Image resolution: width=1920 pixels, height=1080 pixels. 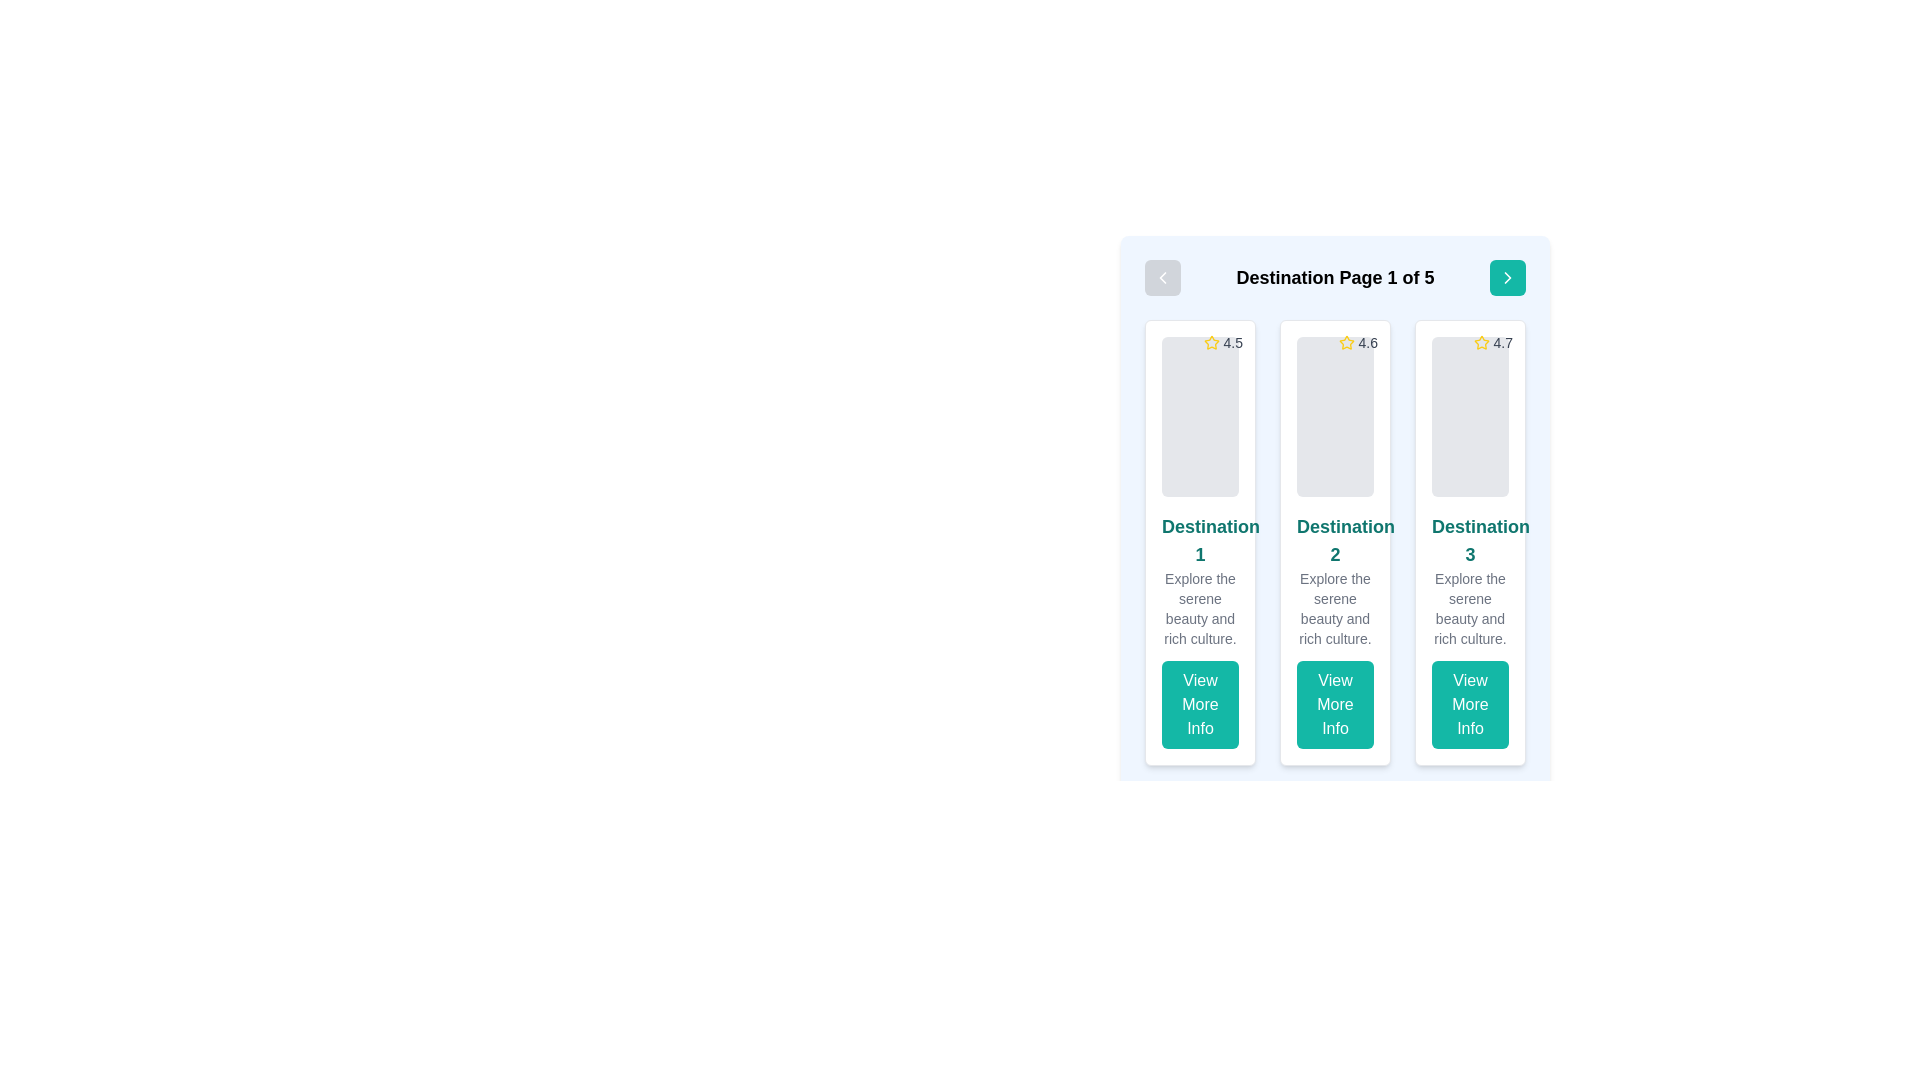 What do you see at coordinates (1200, 608) in the screenshot?
I see `the descriptive tagline text located in the first card below the heading 'Destination 1' and above the 'View More Info' button` at bounding box center [1200, 608].